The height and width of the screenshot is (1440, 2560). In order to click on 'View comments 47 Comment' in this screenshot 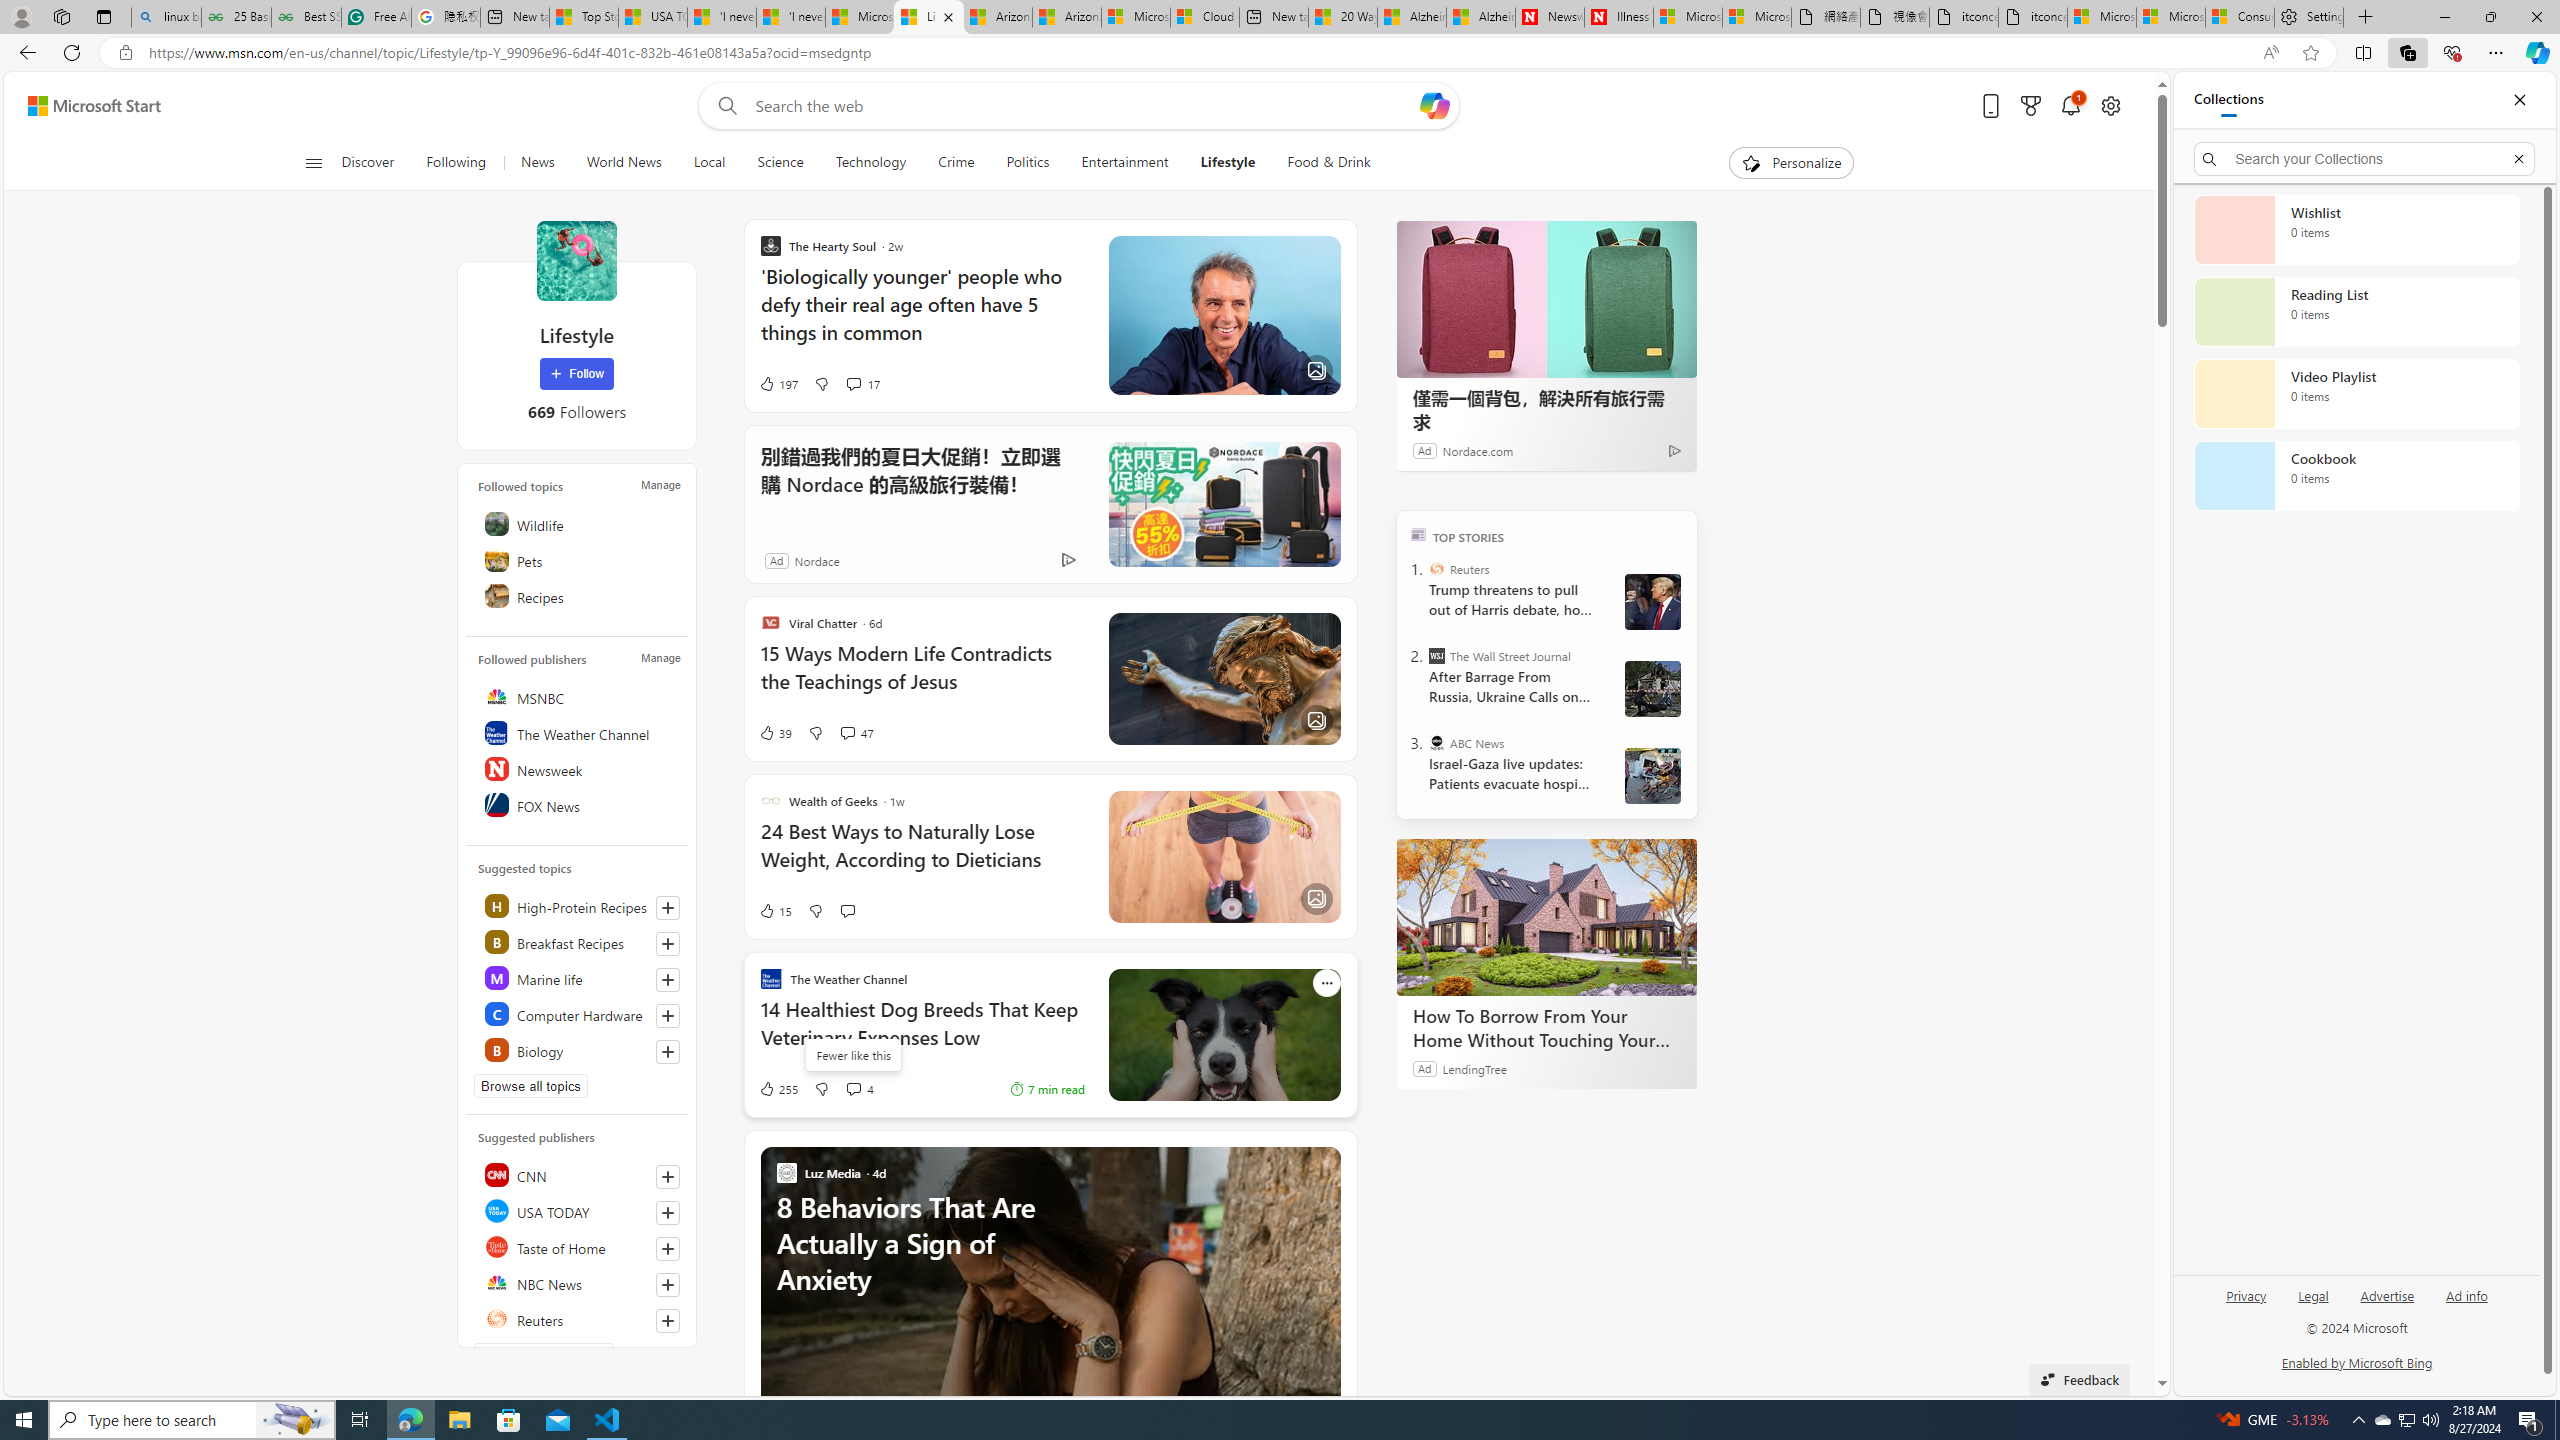, I will do `click(847, 731)`.